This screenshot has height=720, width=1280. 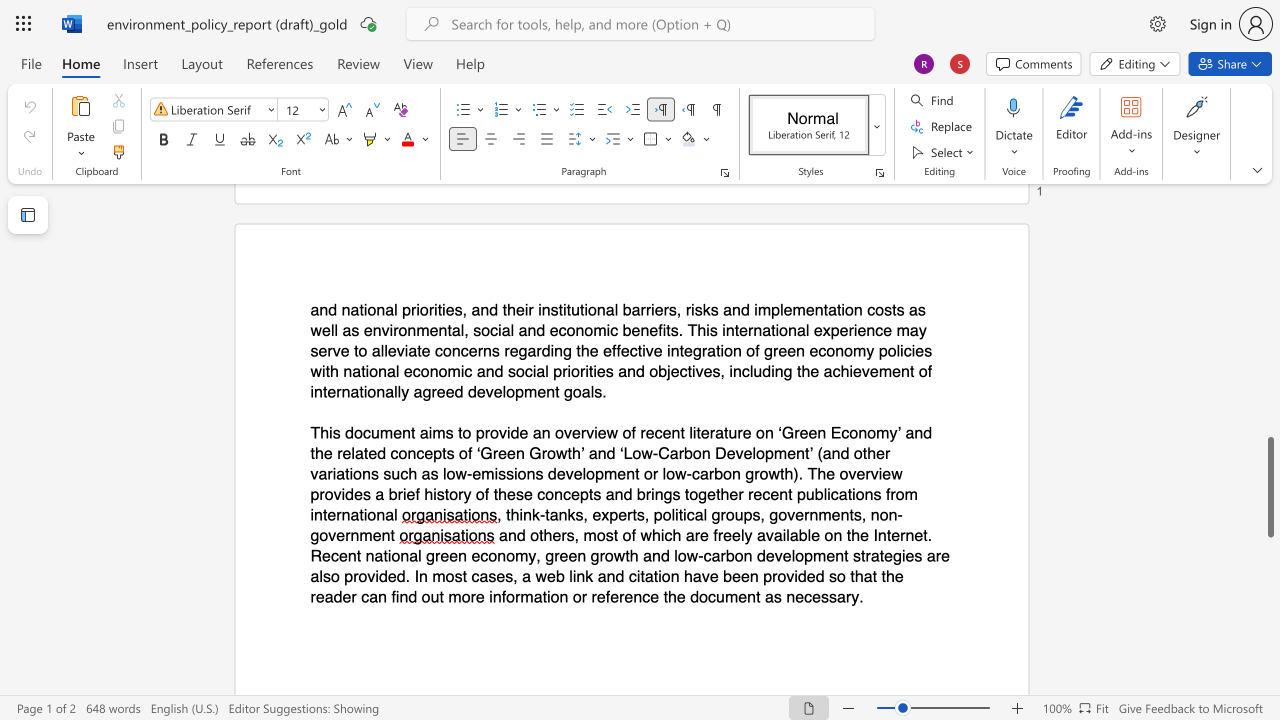 What do you see at coordinates (1269, 300) in the screenshot?
I see `the scrollbar to scroll the page up` at bounding box center [1269, 300].